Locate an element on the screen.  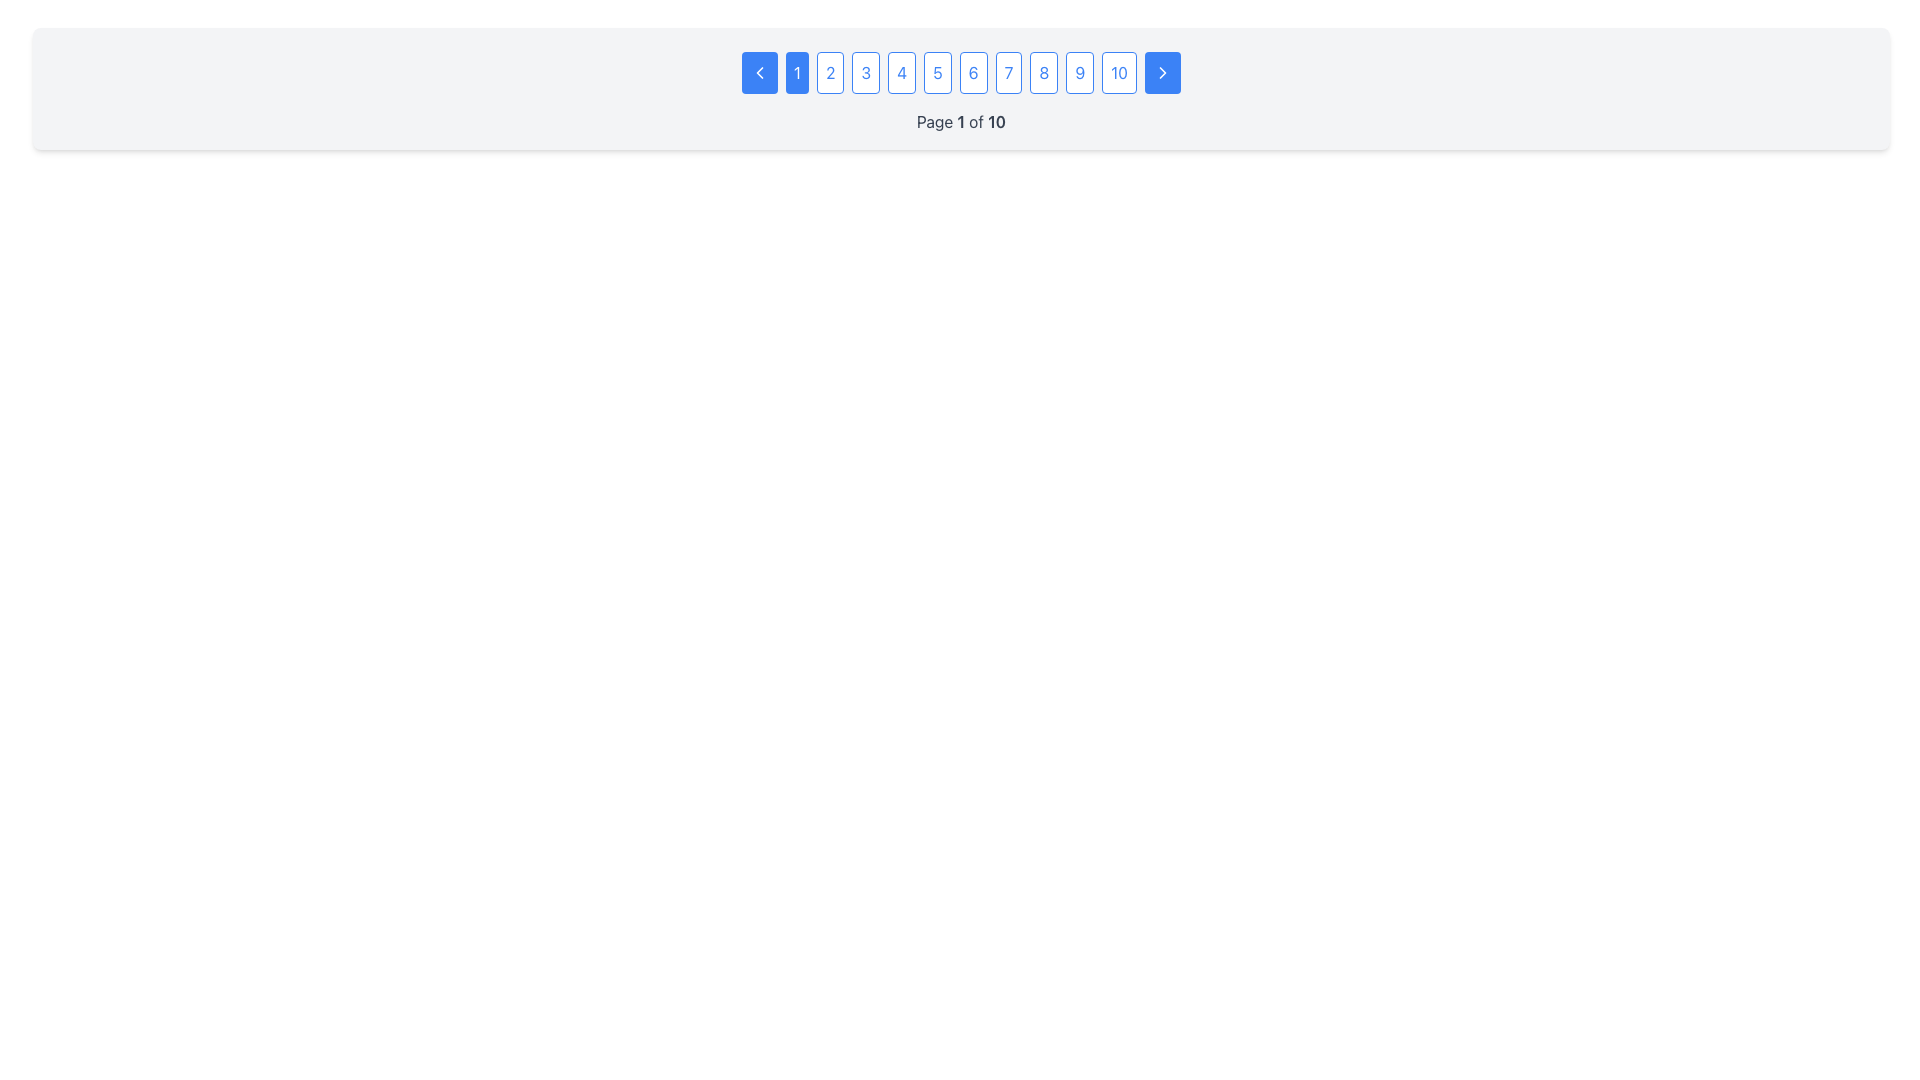
the rectangular button labeled '9' with a white background and blue text is located at coordinates (1079, 72).